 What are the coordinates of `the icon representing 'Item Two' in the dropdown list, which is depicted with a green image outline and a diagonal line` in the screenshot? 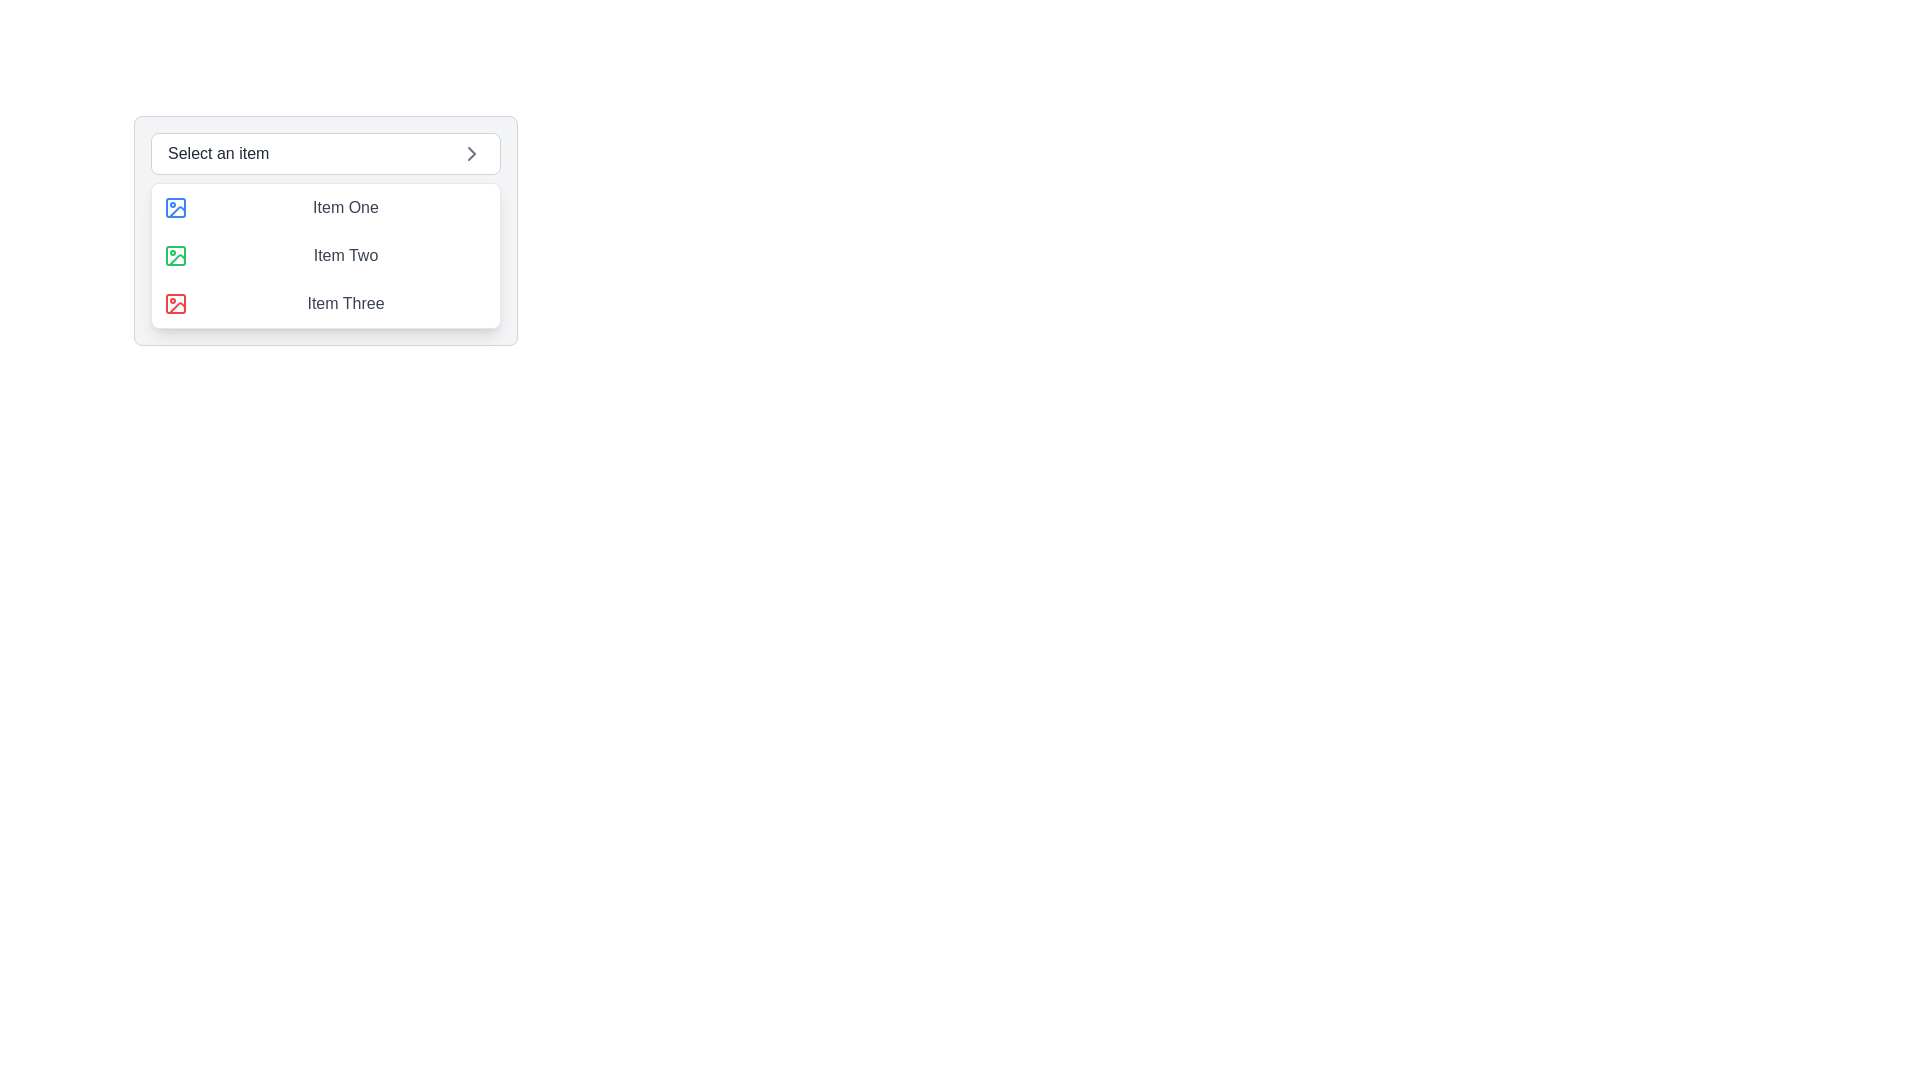 It's located at (176, 254).